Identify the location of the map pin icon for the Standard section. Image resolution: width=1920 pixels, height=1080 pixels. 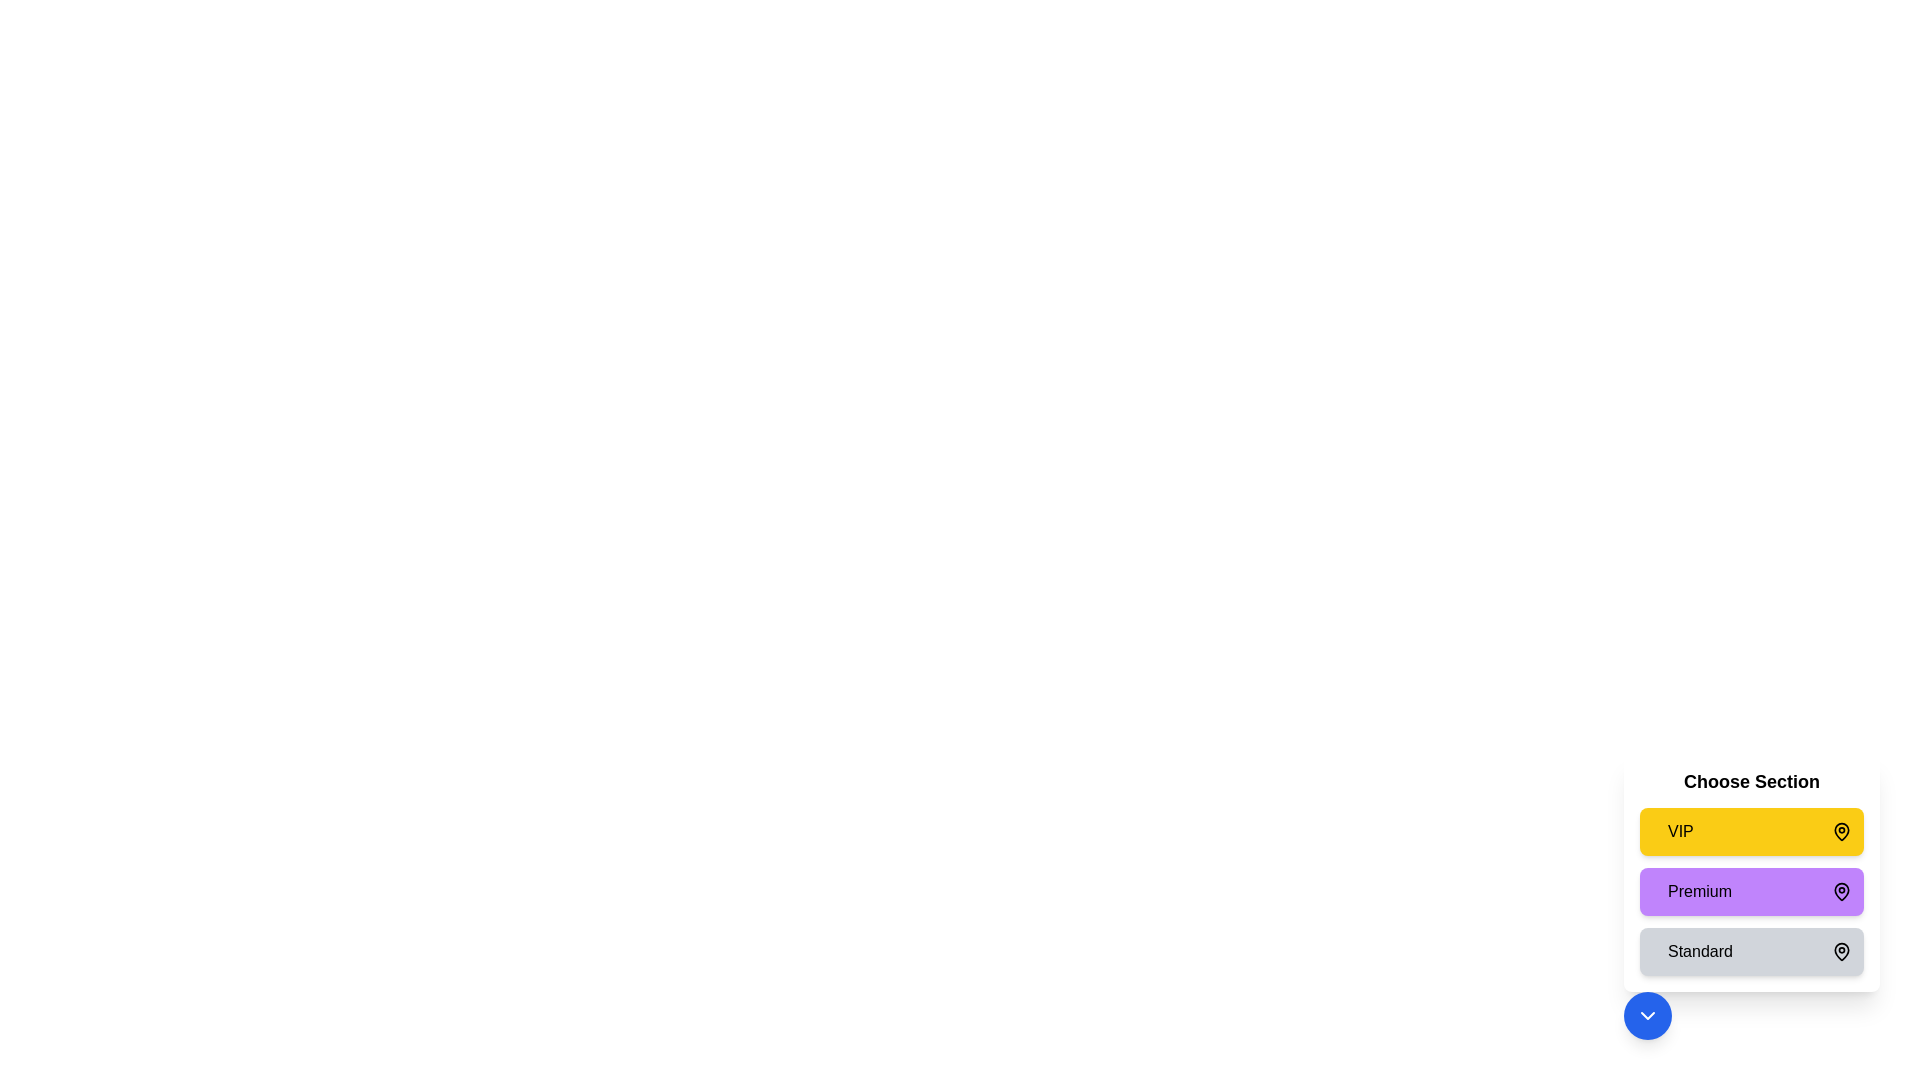
(1841, 951).